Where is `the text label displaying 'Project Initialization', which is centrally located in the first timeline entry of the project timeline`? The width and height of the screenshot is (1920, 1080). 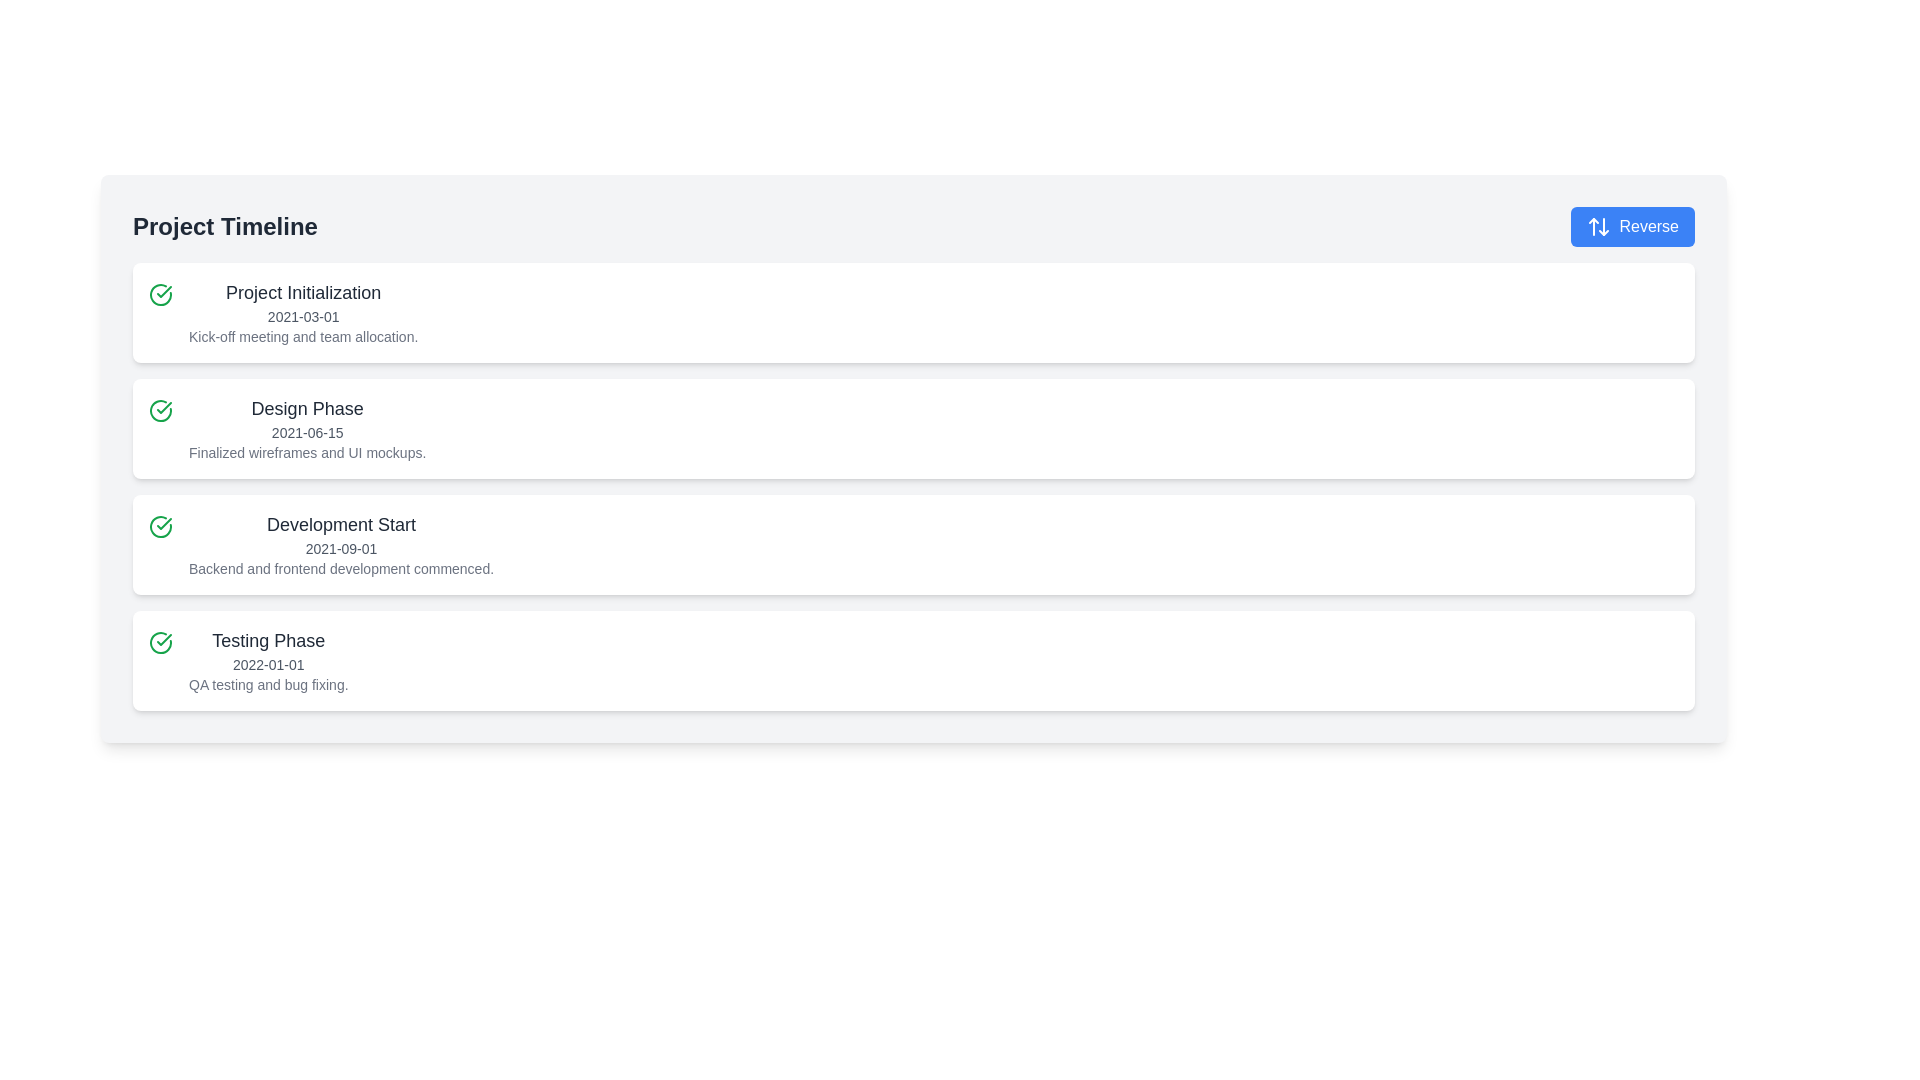 the text label displaying 'Project Initialization', which is centrally located in the first timeline entry of the project timeline is located at coordinates (302, 293).